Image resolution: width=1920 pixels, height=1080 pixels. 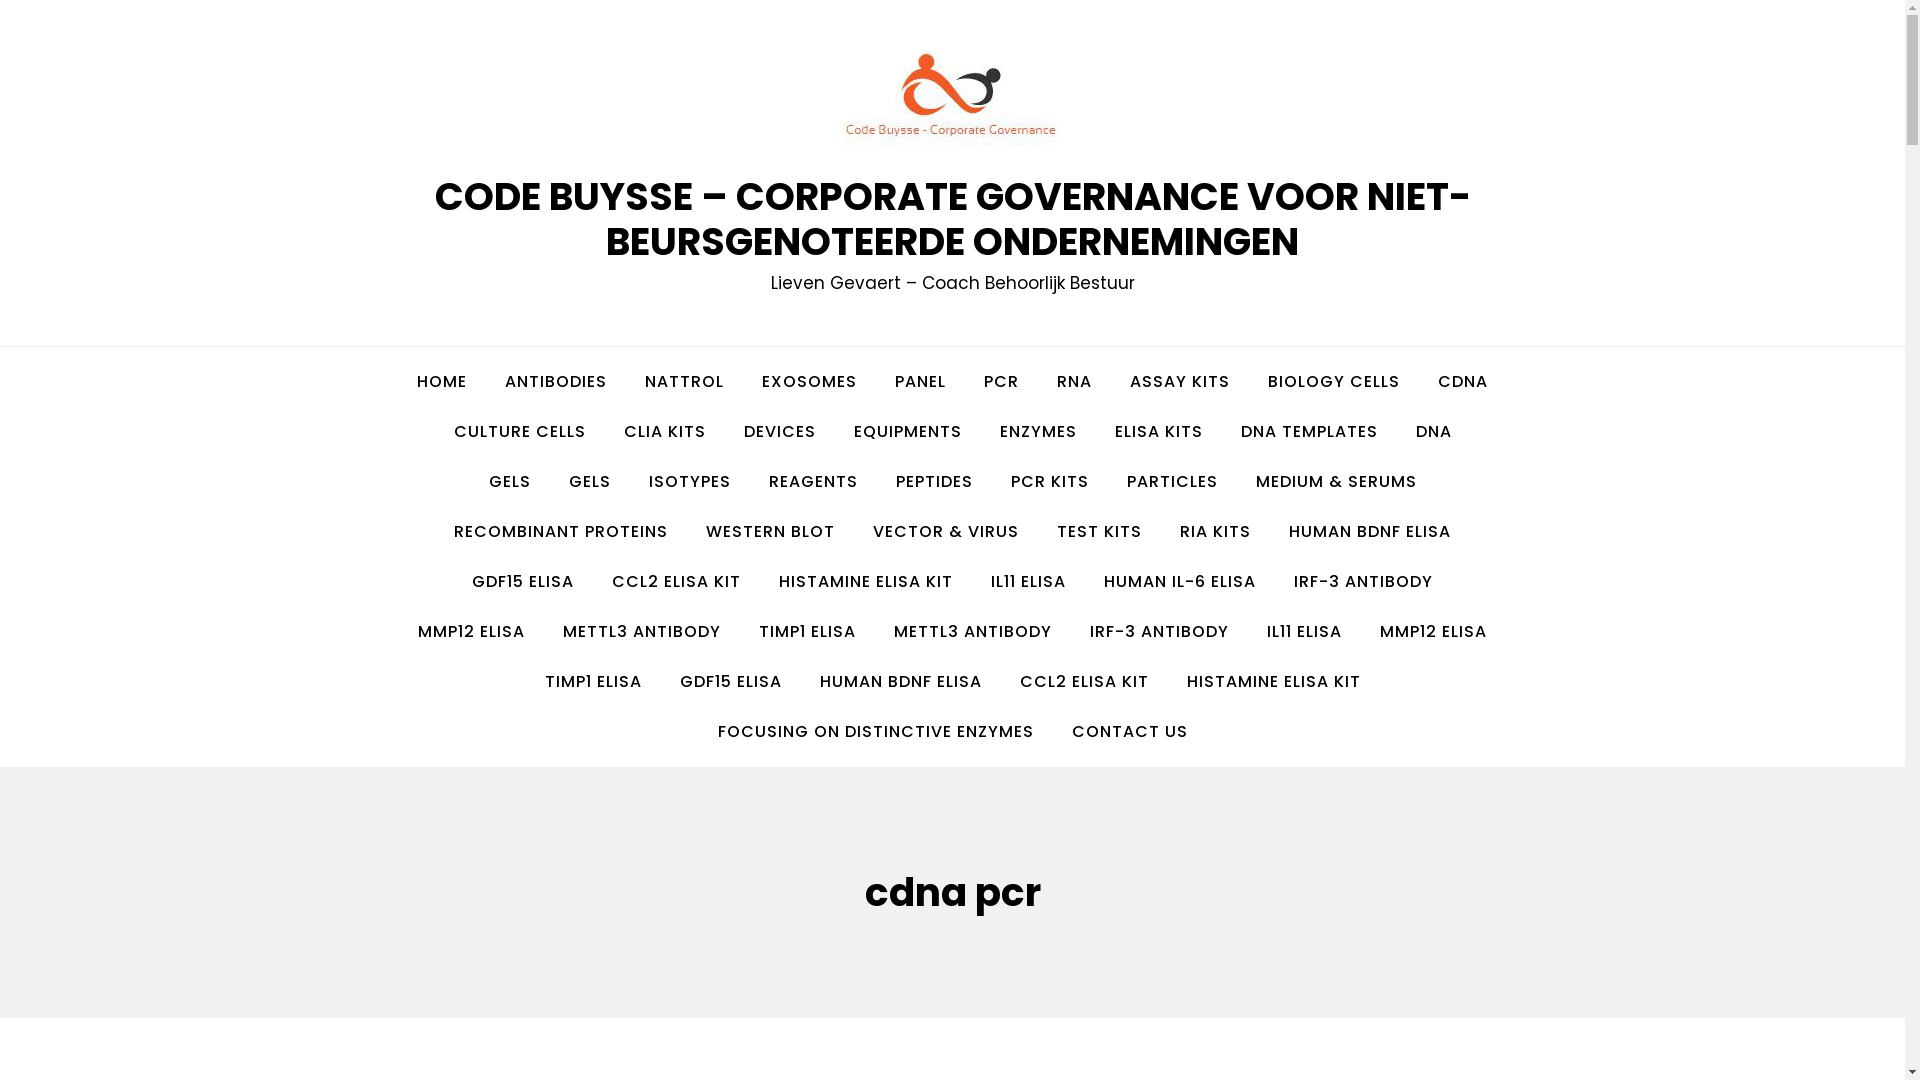 What do you see at coordinates (684, 381) in the screenshot?
I see `'NATTROL'` at bounding box center [684, 381].